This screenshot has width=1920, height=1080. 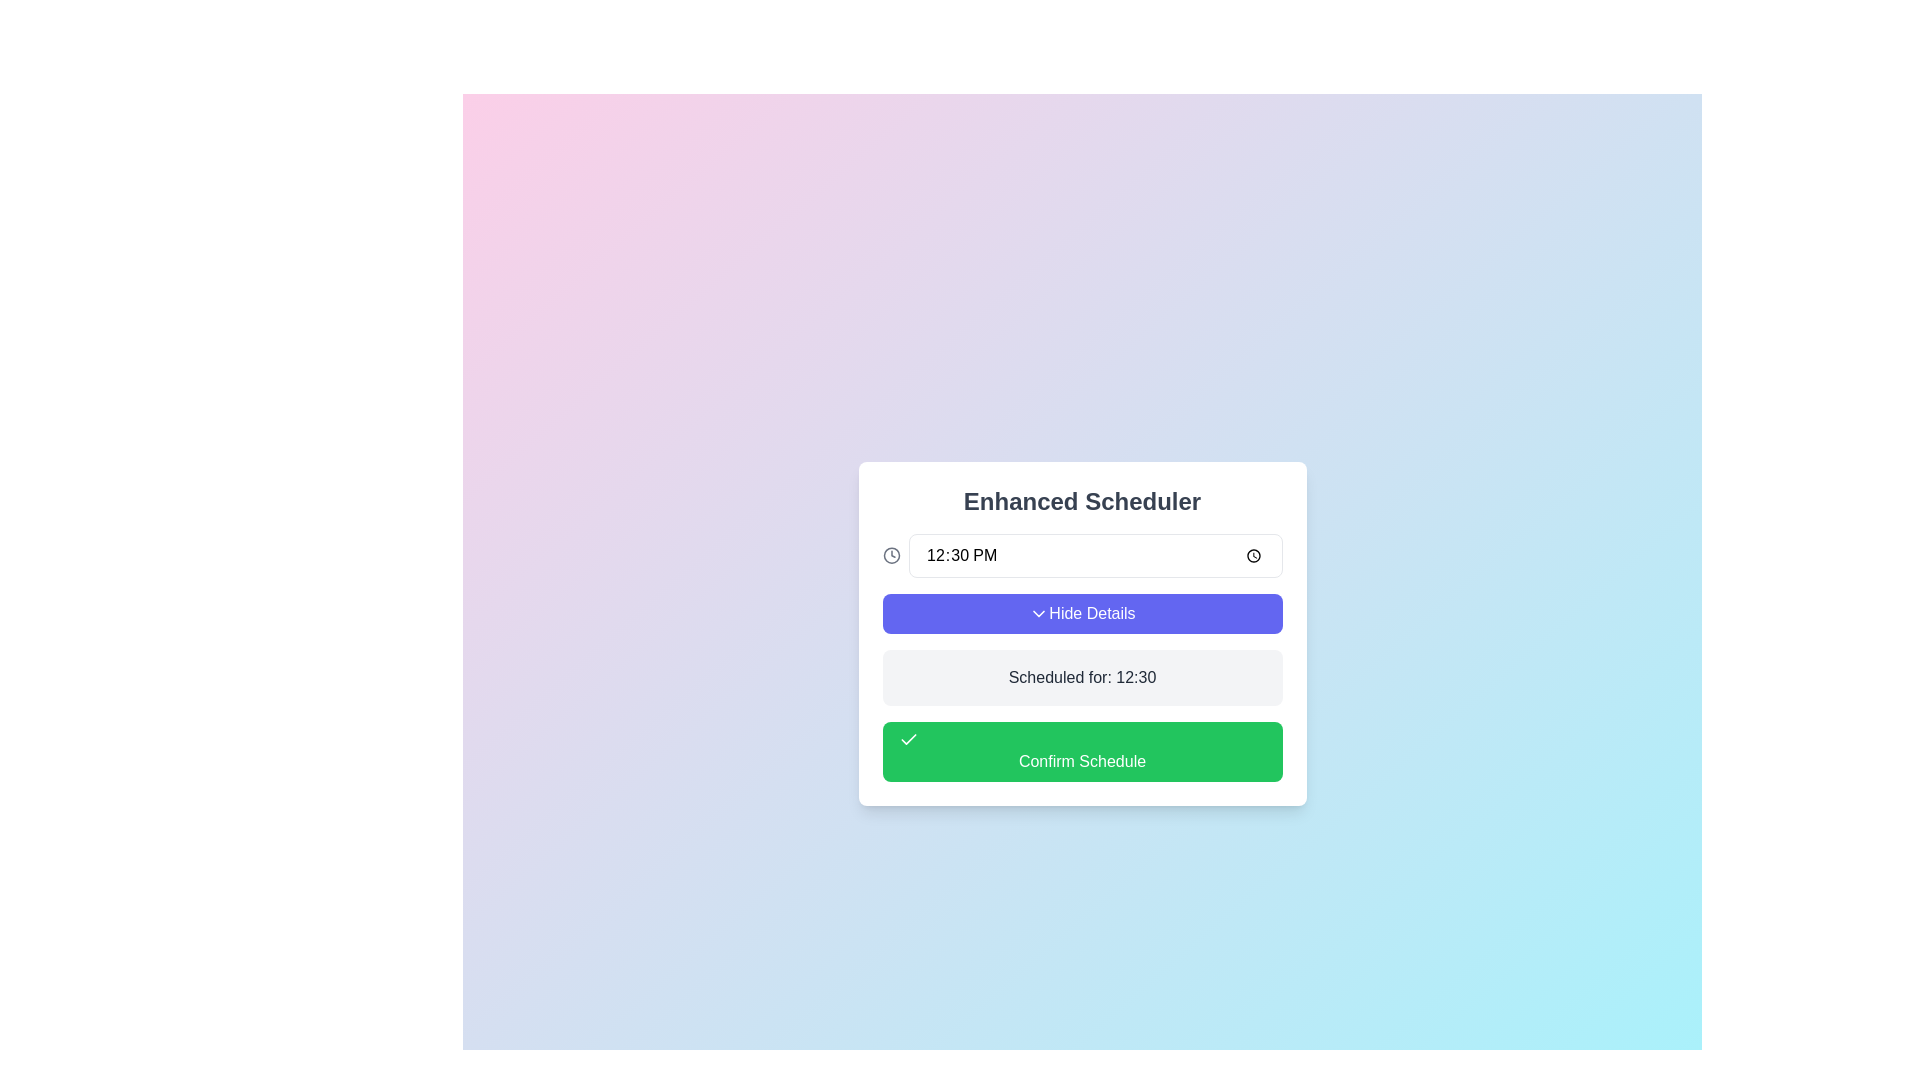 What do you see at coordinates (1039, 612) in the screenshot?
I see `the 'Hide Details' button by clicking on the chevron down icon, which is visually represented as a downward-facing arrow, indicating the action to expand or collapse details` at bounding box center [1039, 612].